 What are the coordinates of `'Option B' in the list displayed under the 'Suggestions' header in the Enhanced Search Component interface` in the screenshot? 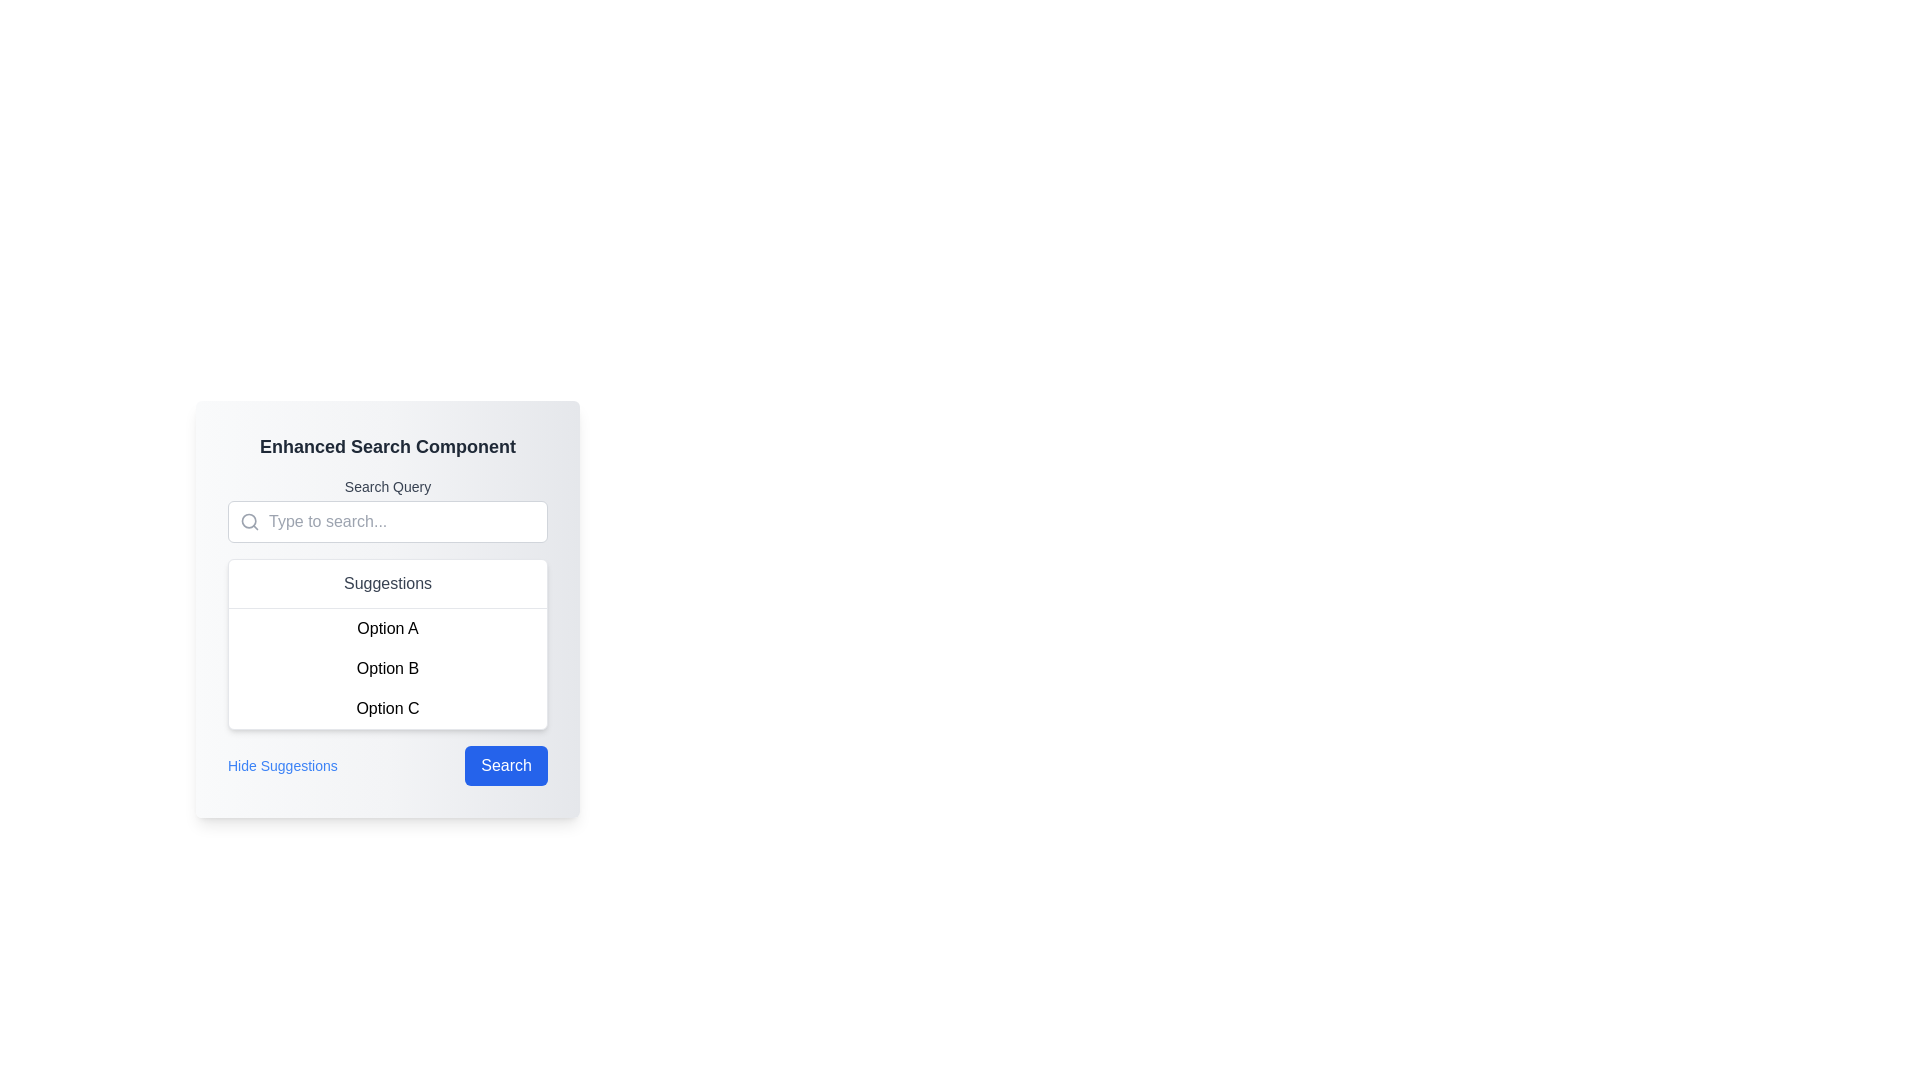 It's located at (388, 668).